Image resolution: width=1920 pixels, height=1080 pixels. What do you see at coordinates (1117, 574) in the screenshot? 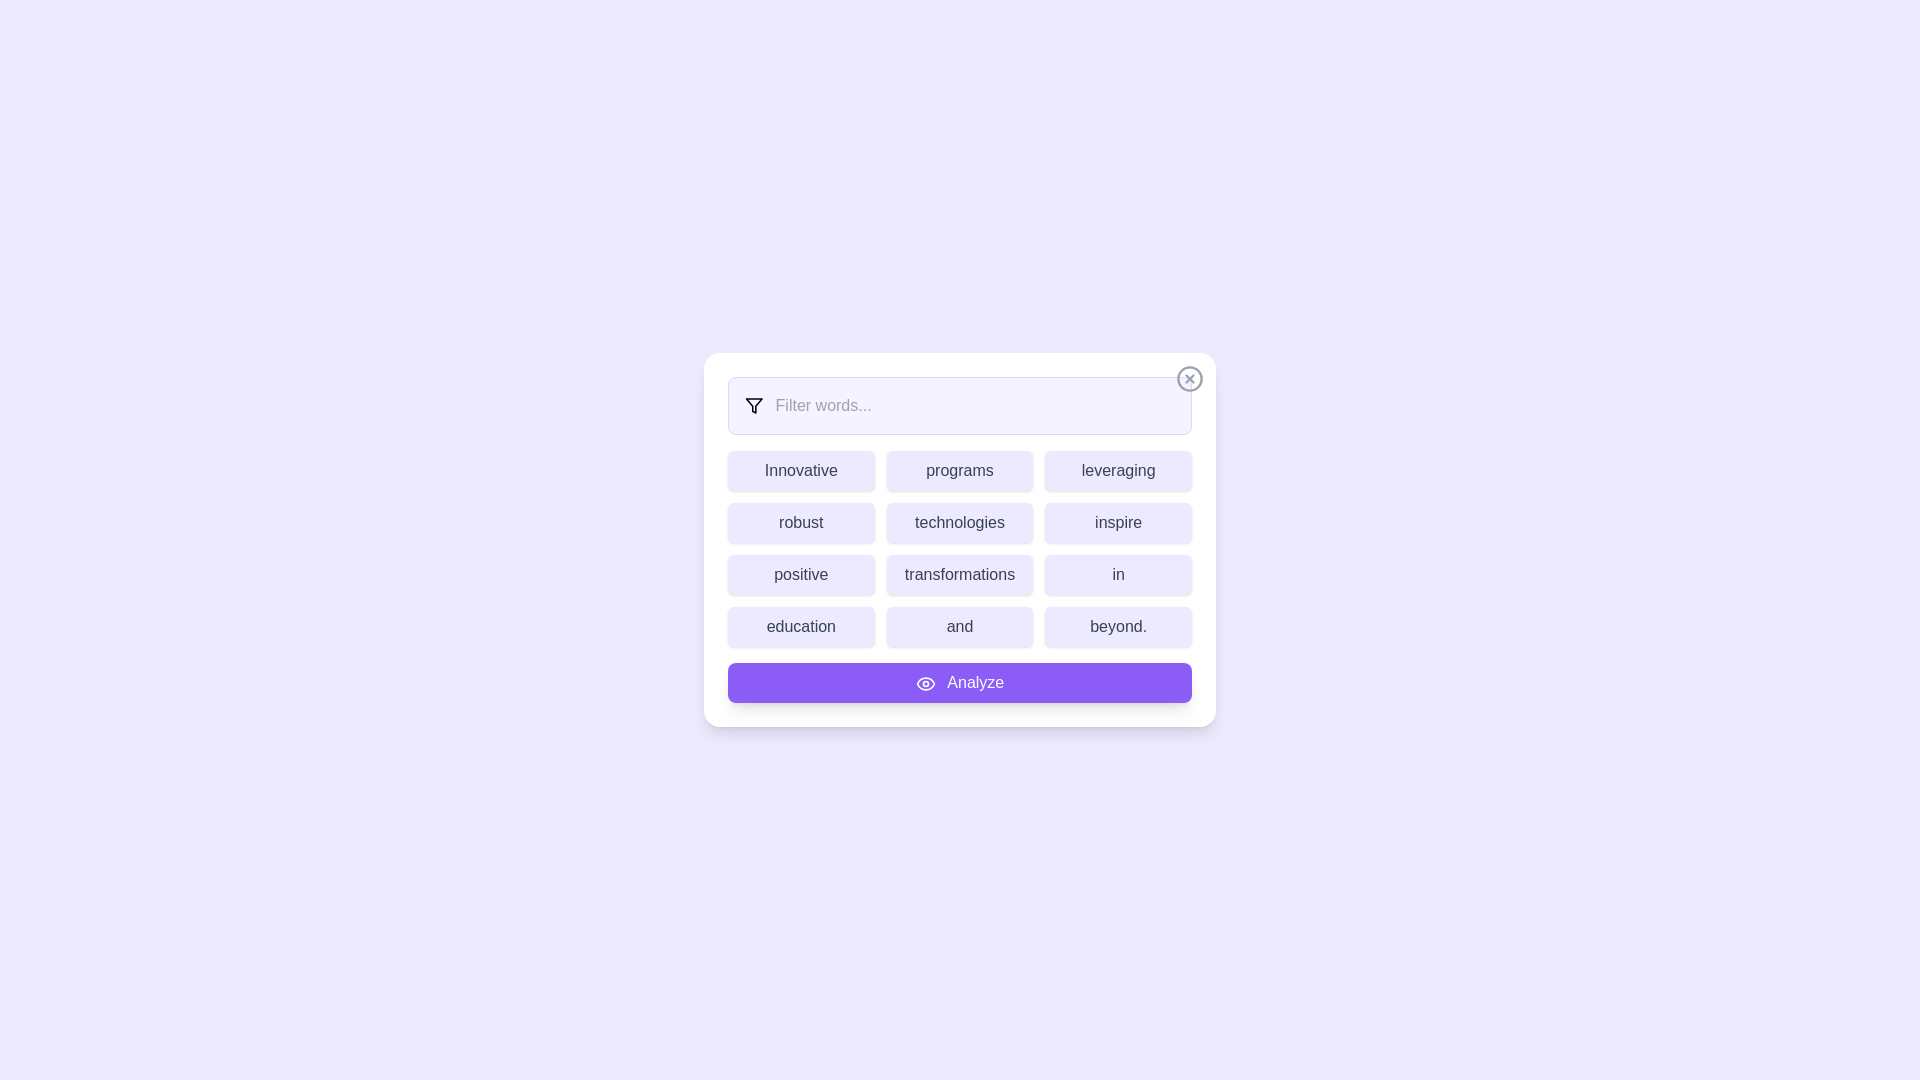
I see `the word in to highlight it` at bounding box center [1117, 574].